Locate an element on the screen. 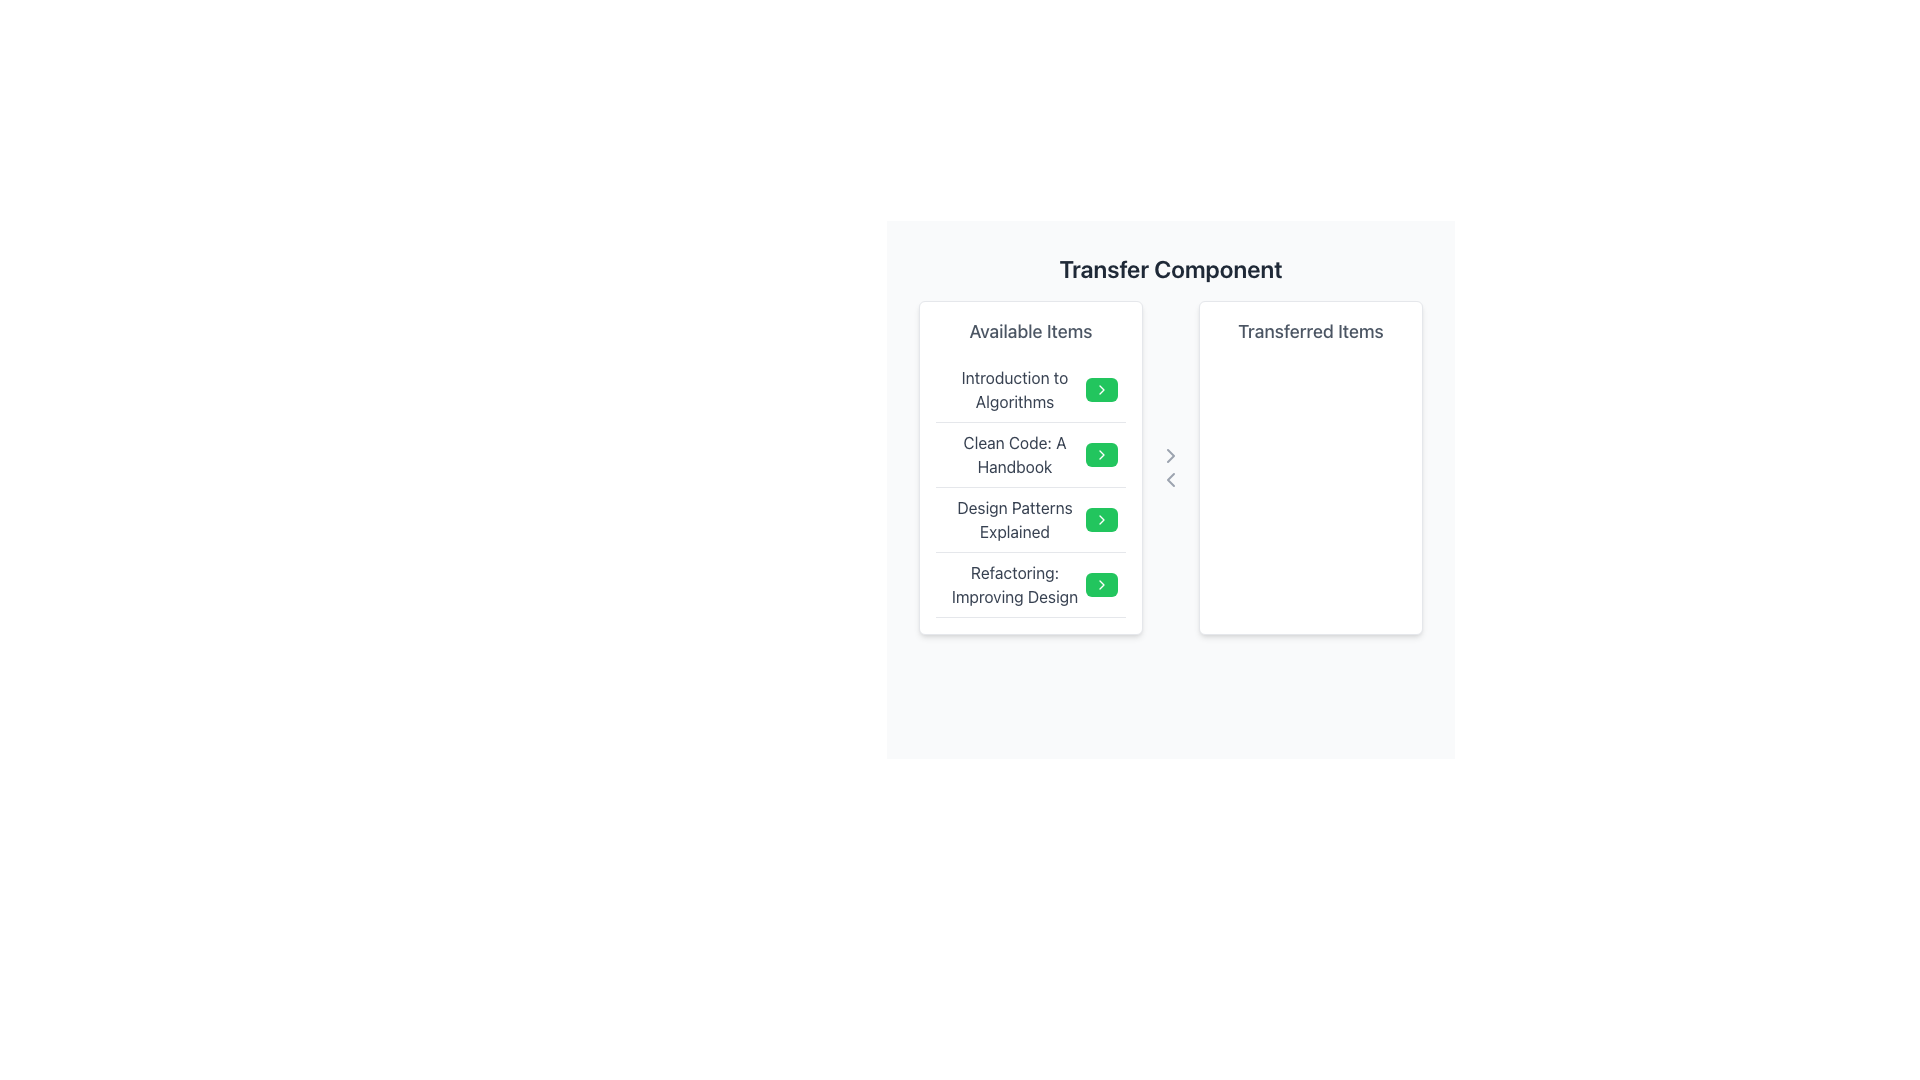 Image resolution: width=1920 pixels, height=1080 pixels. the compact green button with a chevron icon next to 'Clean Code: A Handbook' in the 'Available Items' column is located at coordinates (1101, 455).